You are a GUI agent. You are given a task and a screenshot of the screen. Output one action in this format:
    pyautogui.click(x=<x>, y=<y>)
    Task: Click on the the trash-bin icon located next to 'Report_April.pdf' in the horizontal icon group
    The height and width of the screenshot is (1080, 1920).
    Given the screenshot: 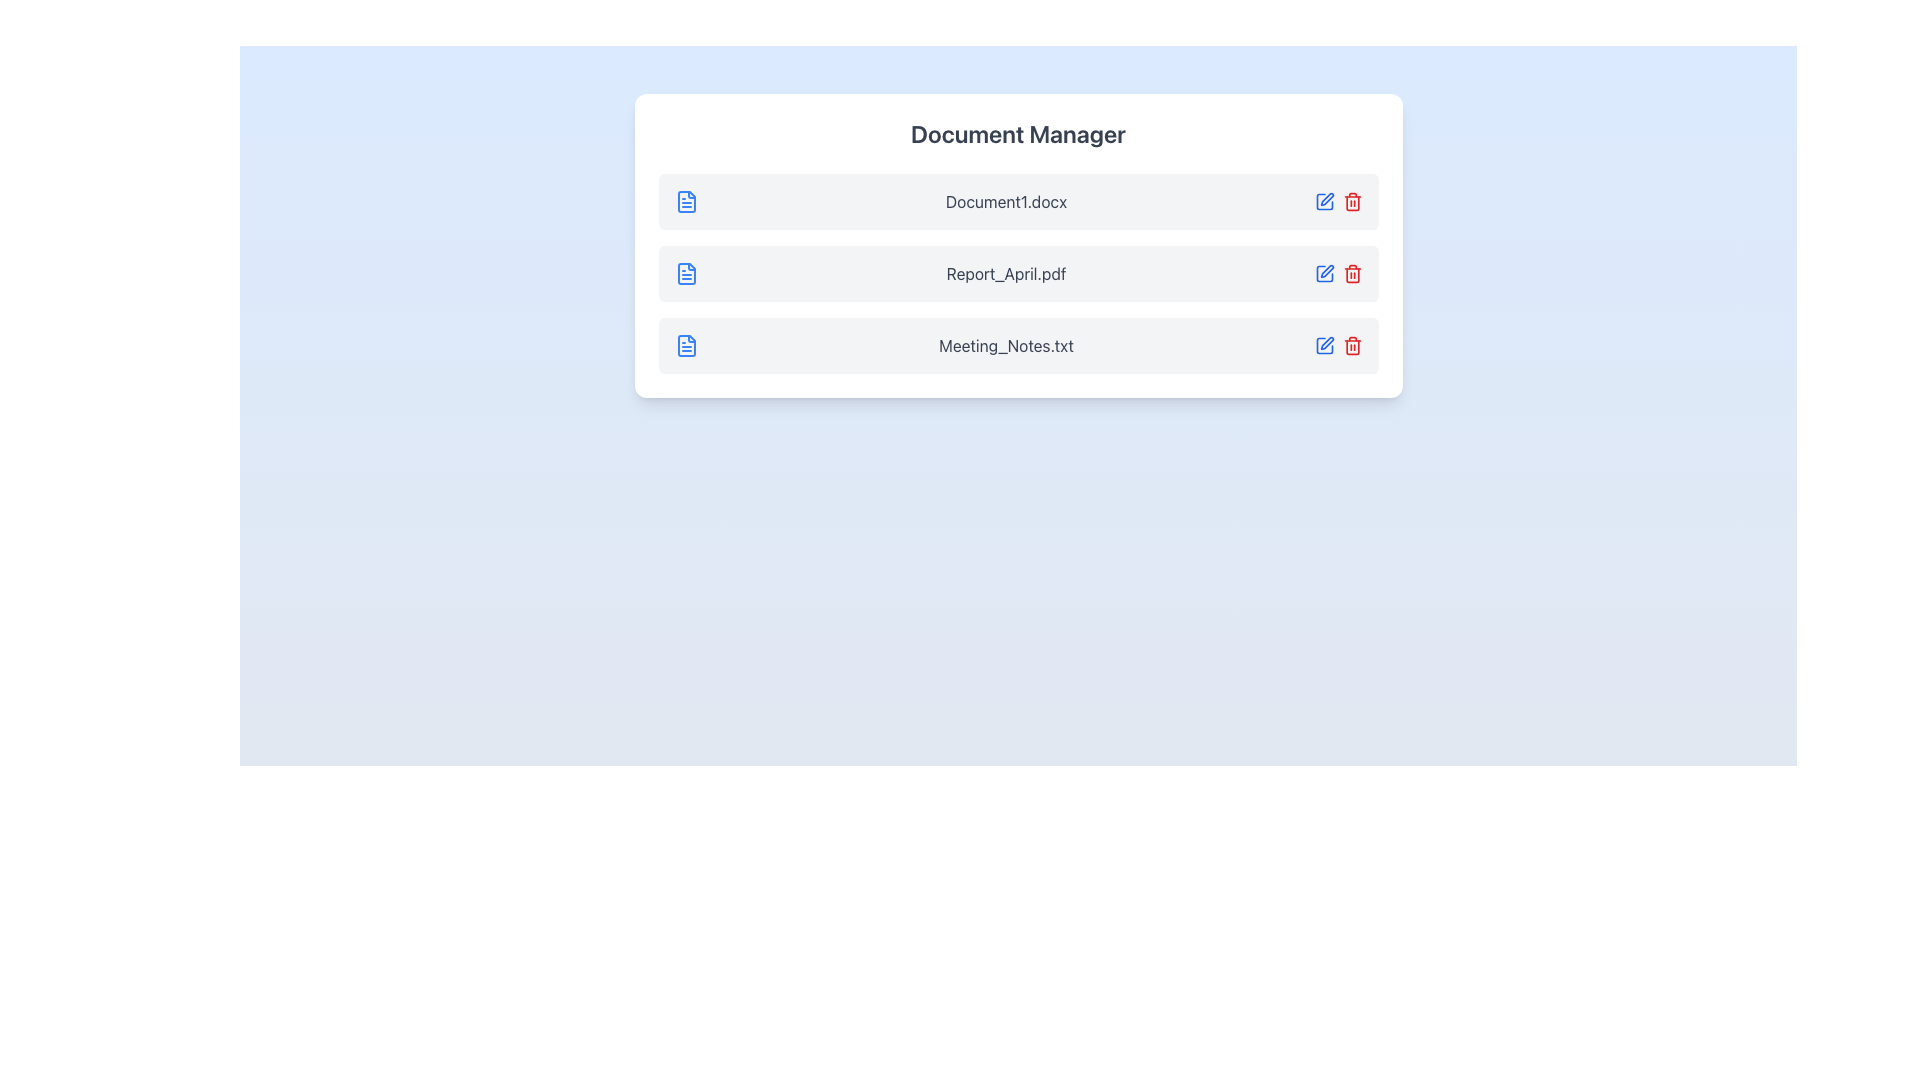 What is the action you would take?
    pyautogui.click(x=1338, y=273)
    